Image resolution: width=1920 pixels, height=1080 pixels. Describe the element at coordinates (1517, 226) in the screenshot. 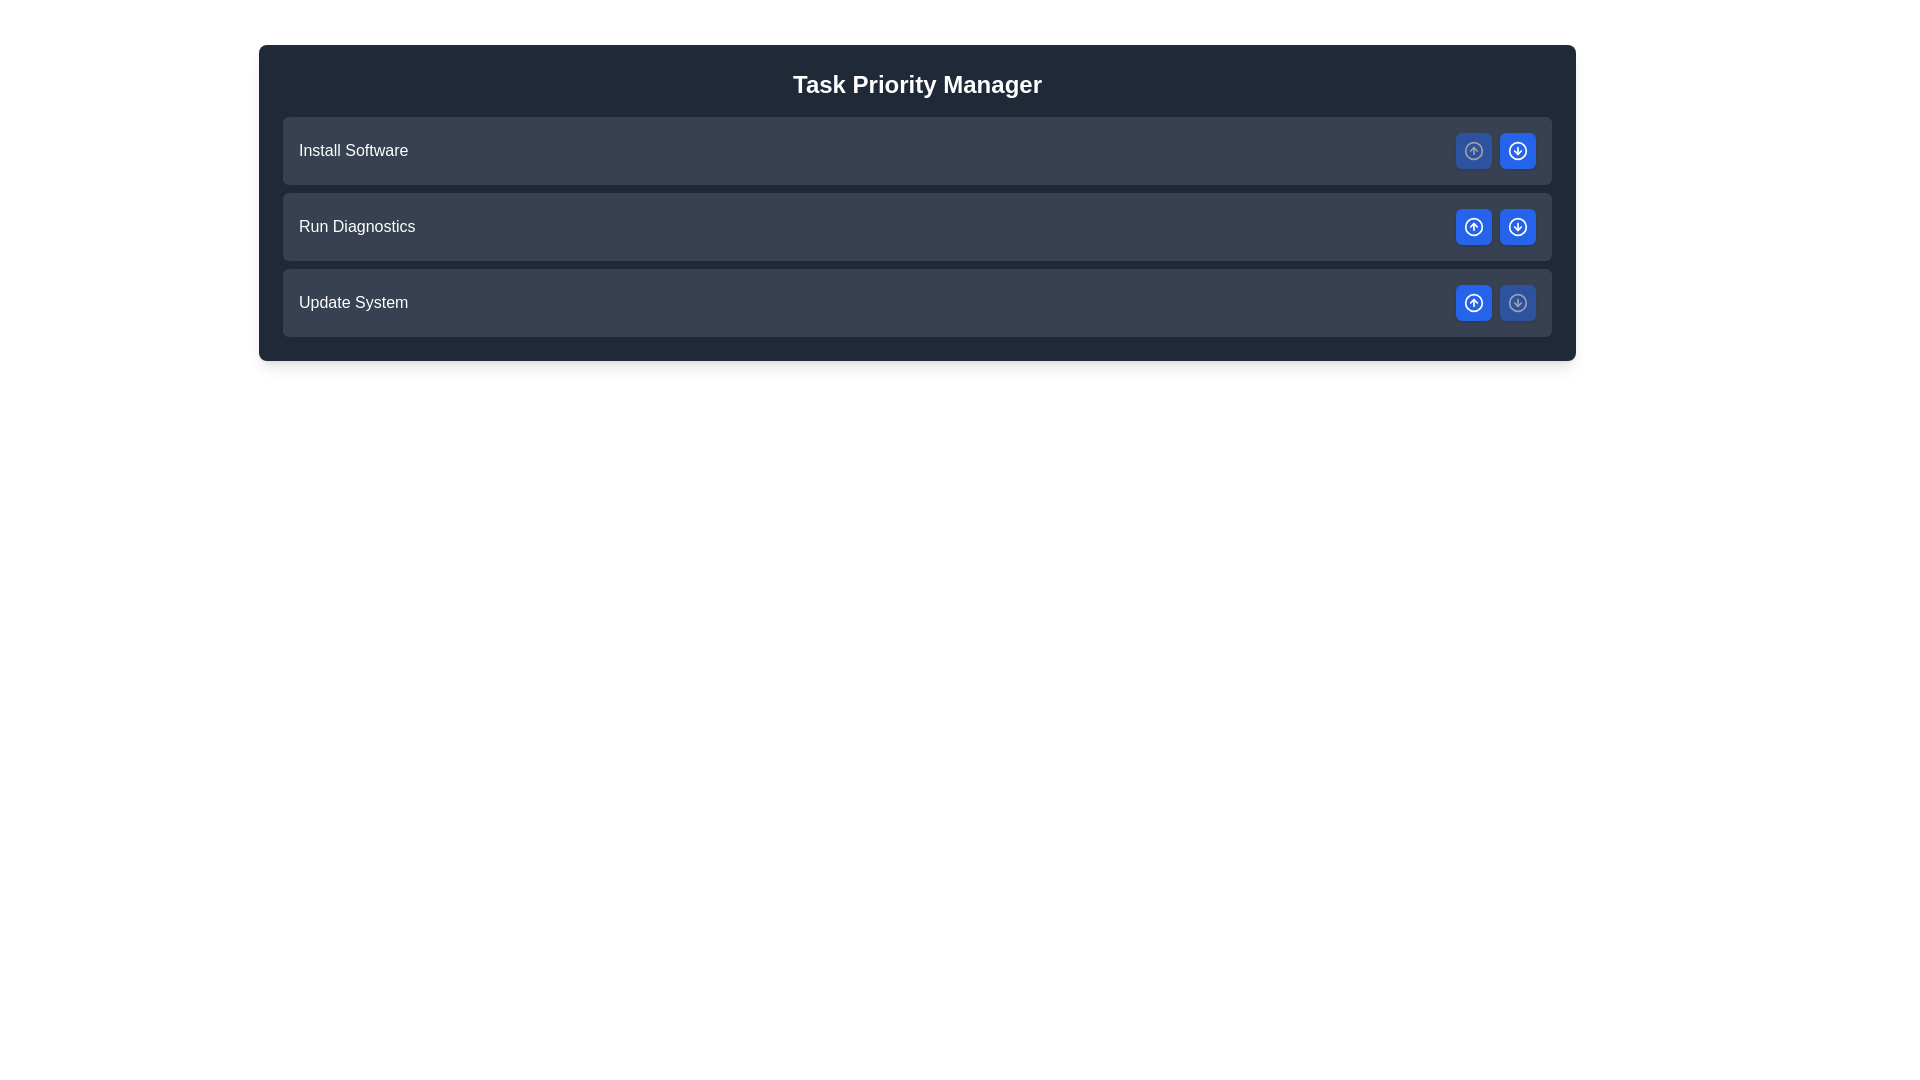

I see `the downward priority icon located on the blue button at the rightmost side of the third row in the 'Task Priority Manager' interface to move the associated item downward in priority` at that location.